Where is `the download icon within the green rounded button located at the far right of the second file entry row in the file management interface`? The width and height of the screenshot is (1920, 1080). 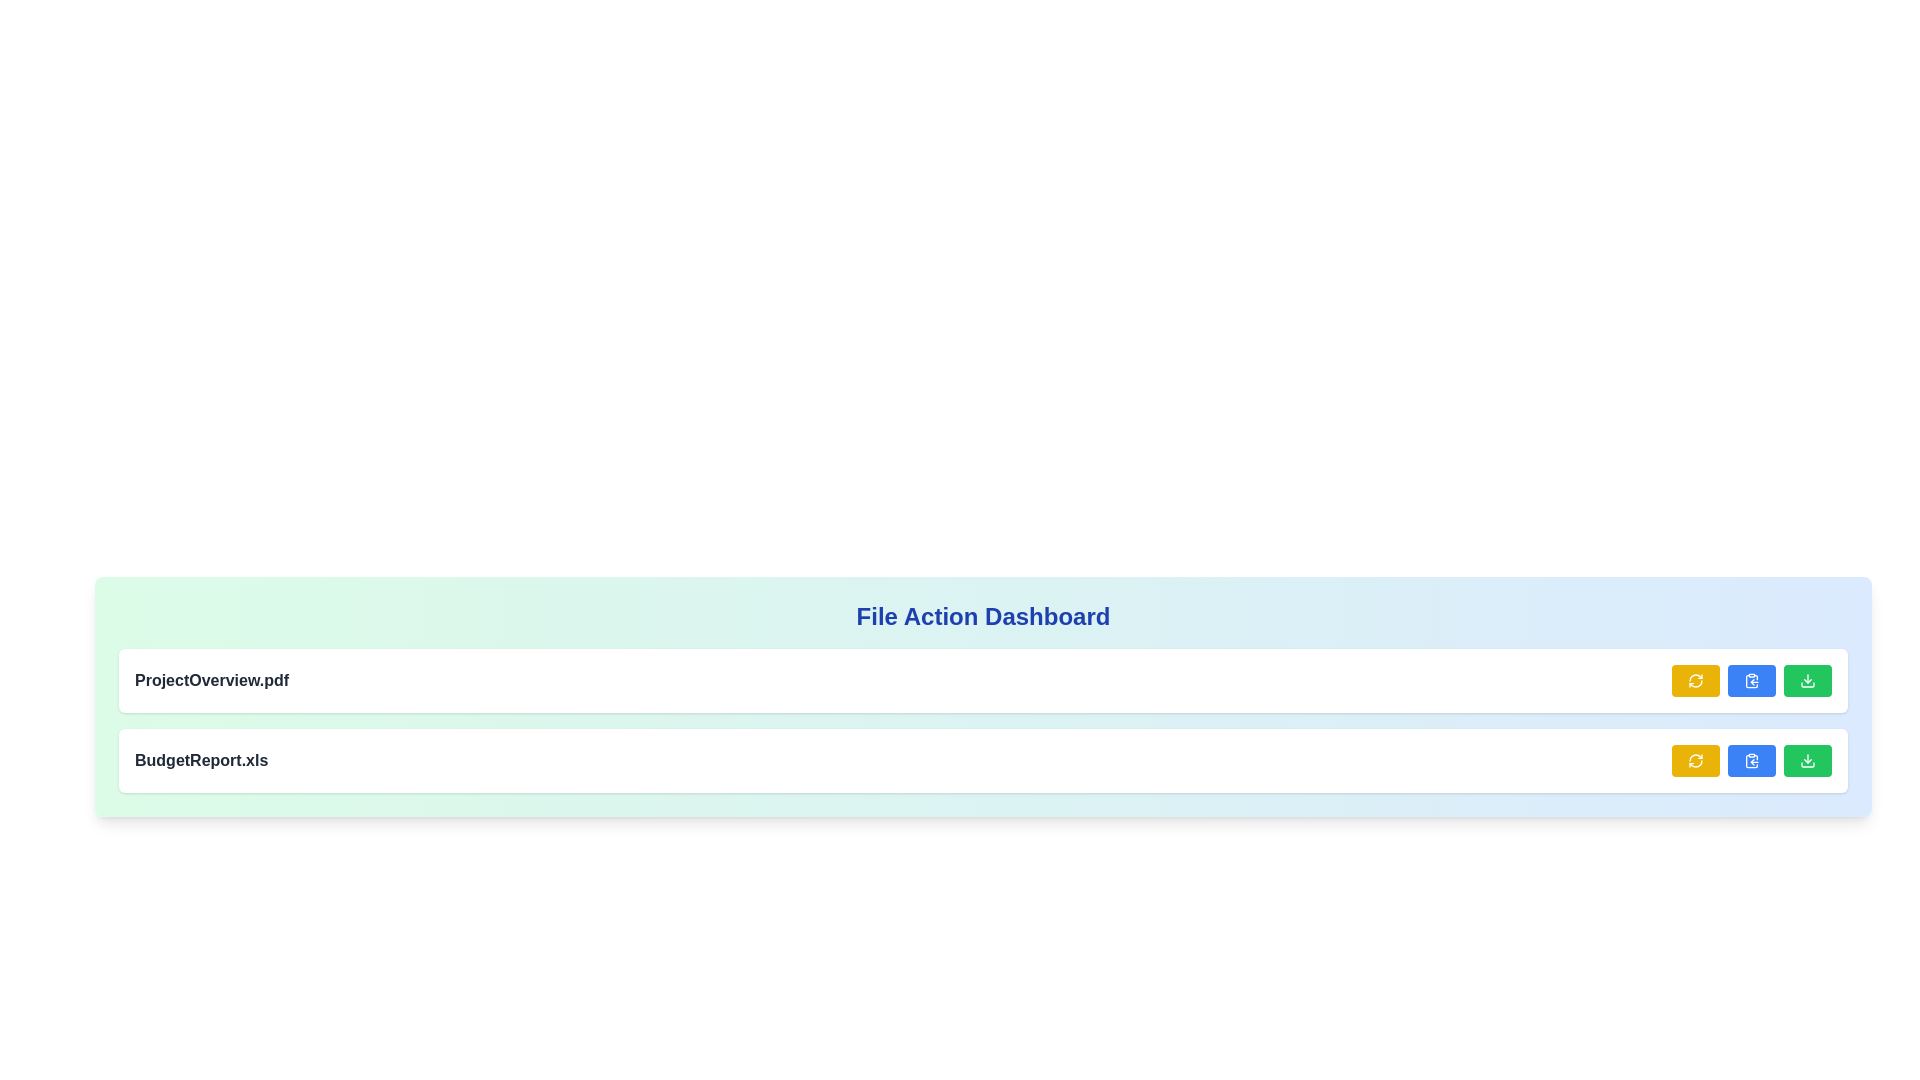
the download icon within the green rounded button located at the far right of the second file entry row in the file management interface is located at coordinates (1808, 760).